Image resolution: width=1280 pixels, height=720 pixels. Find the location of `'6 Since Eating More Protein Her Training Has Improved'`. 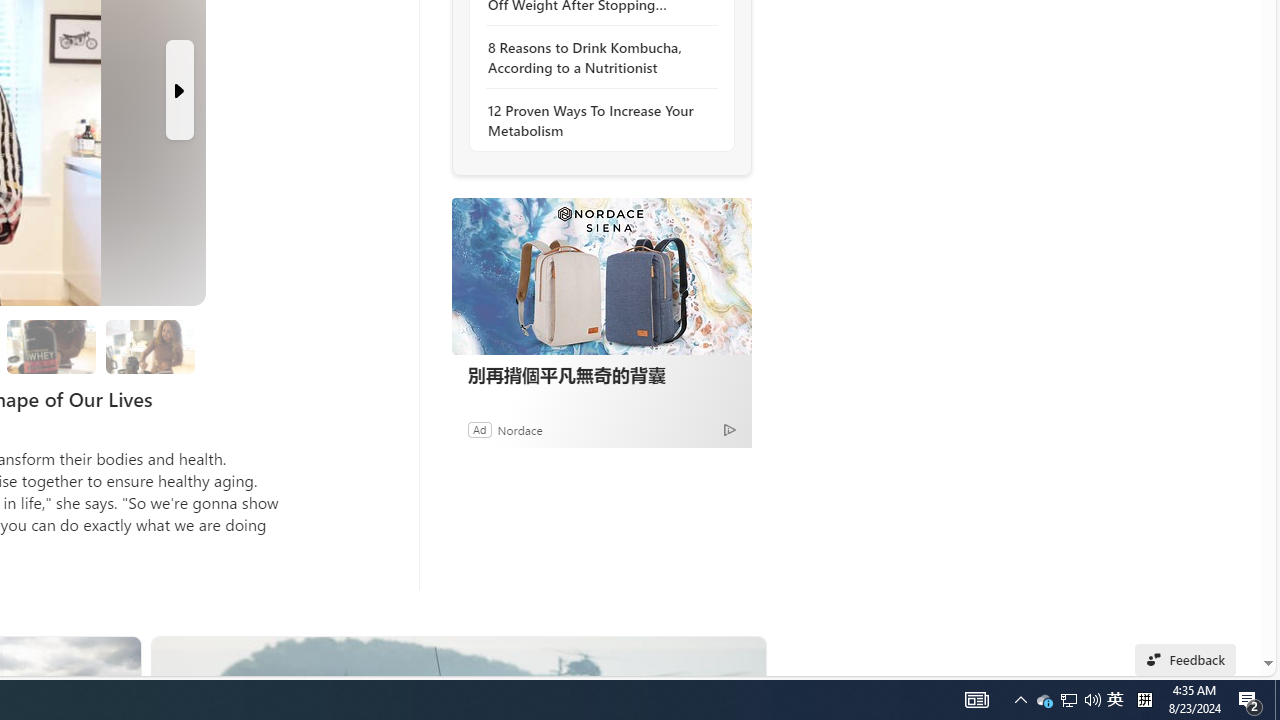

'6 Since Eating More Protein Her Training Has Improved' is located at coordinates (51, 345).